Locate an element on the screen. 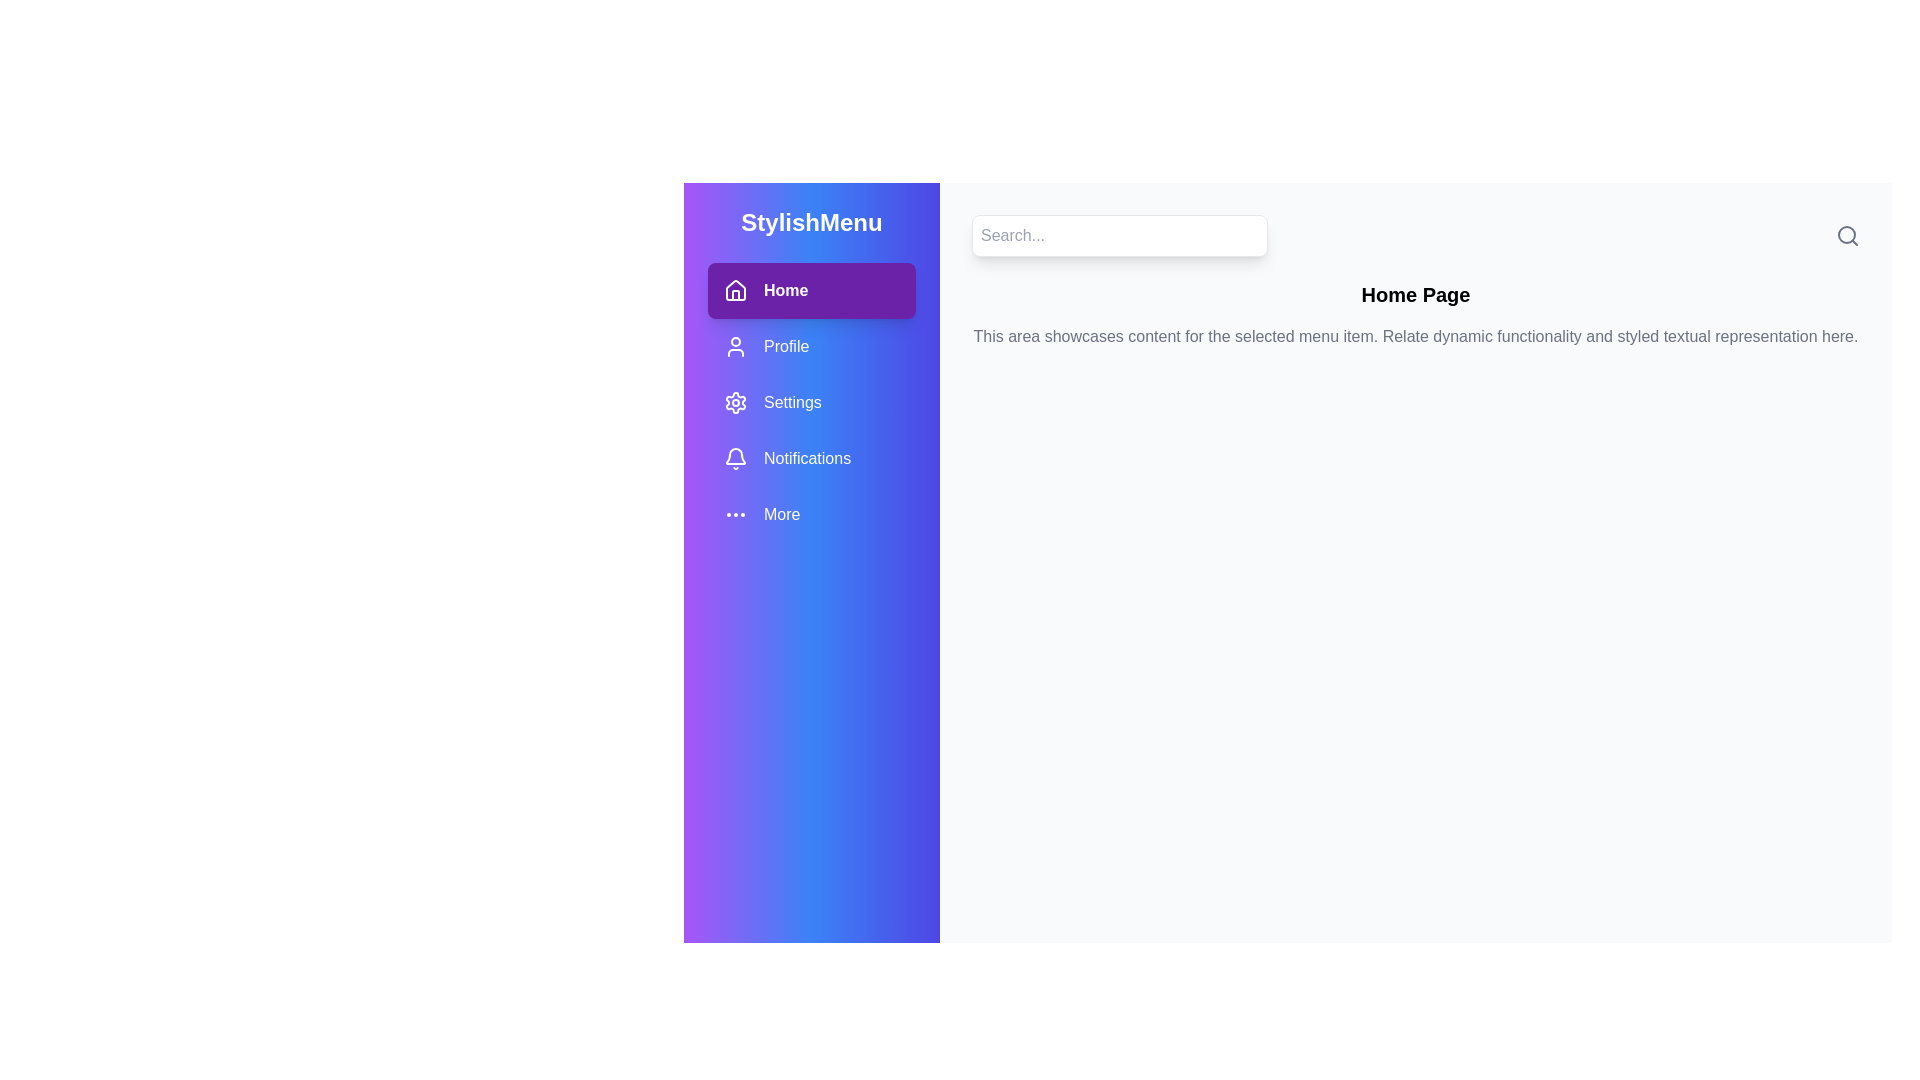  the menu item Profile to navigate to the corresponding page is located at coordinates (811, 346).